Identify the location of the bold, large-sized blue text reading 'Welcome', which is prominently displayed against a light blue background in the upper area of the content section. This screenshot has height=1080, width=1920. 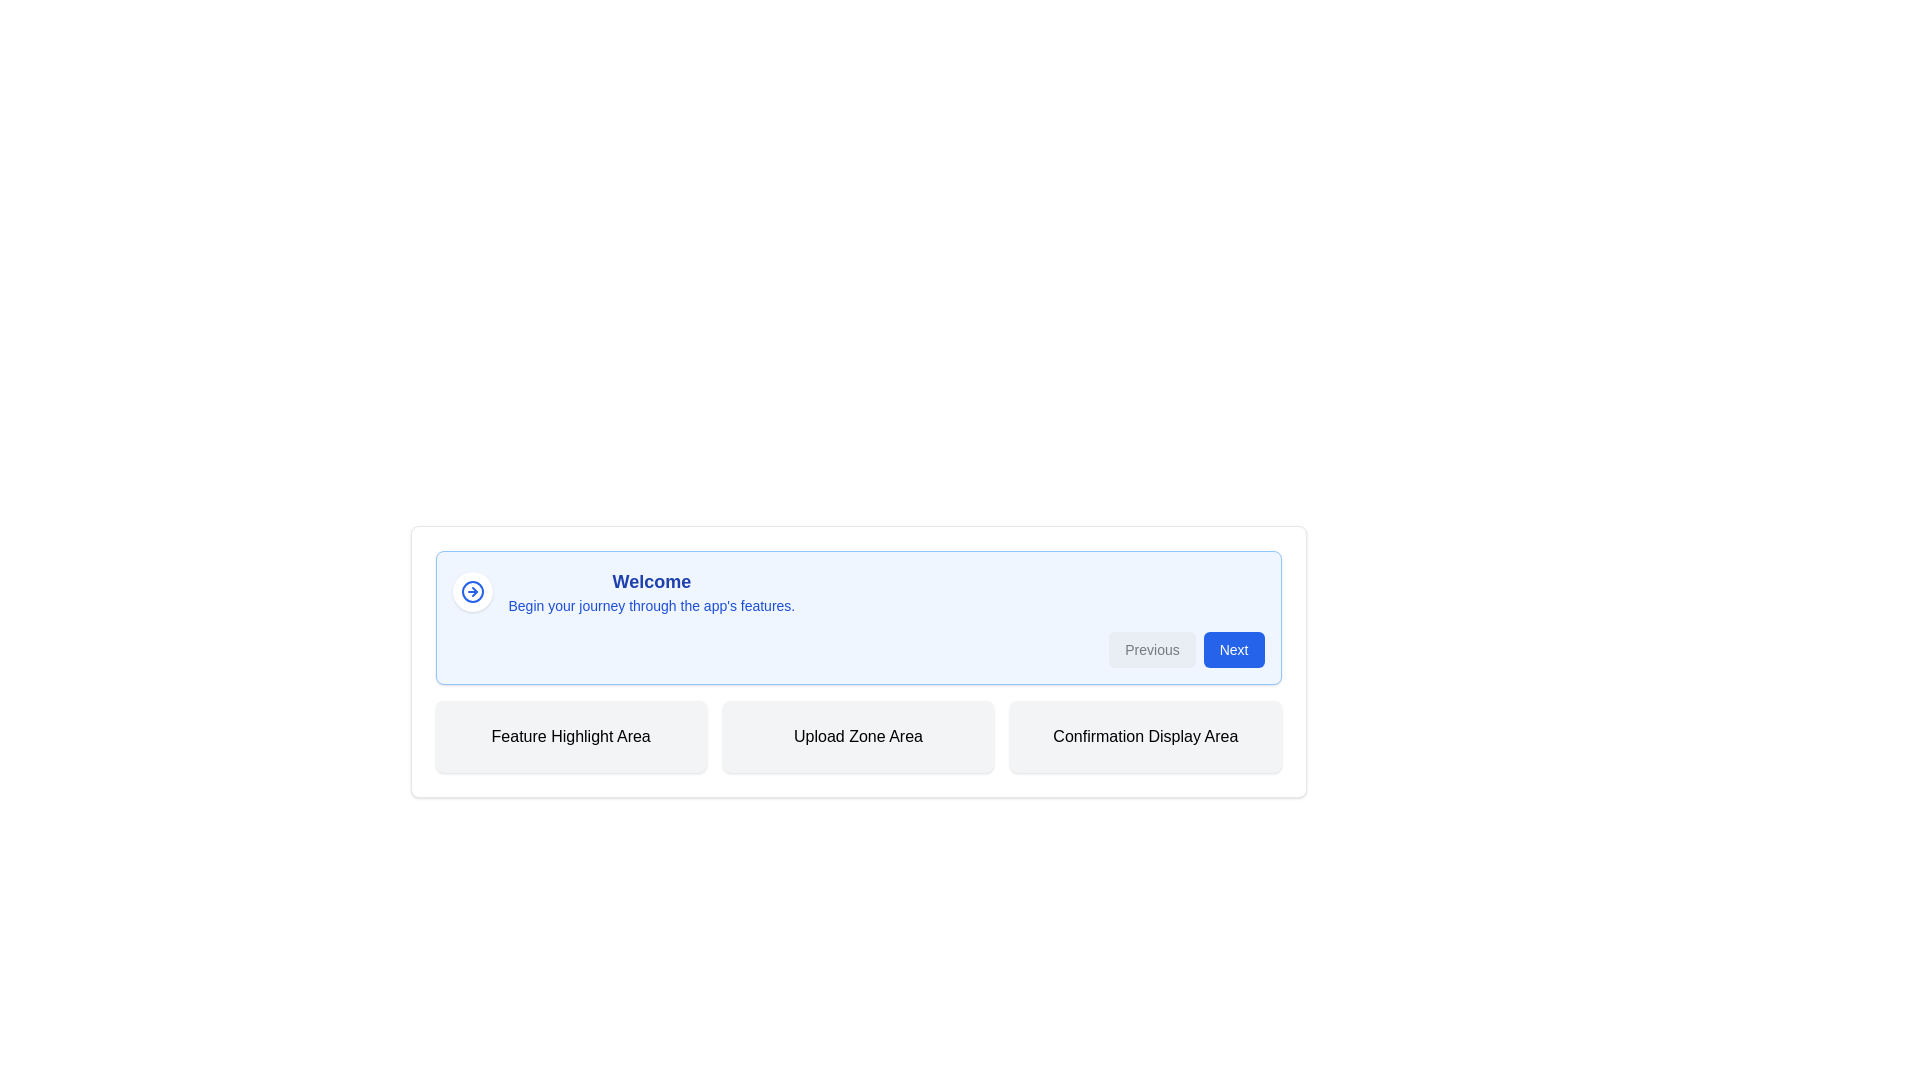
(651, 582).